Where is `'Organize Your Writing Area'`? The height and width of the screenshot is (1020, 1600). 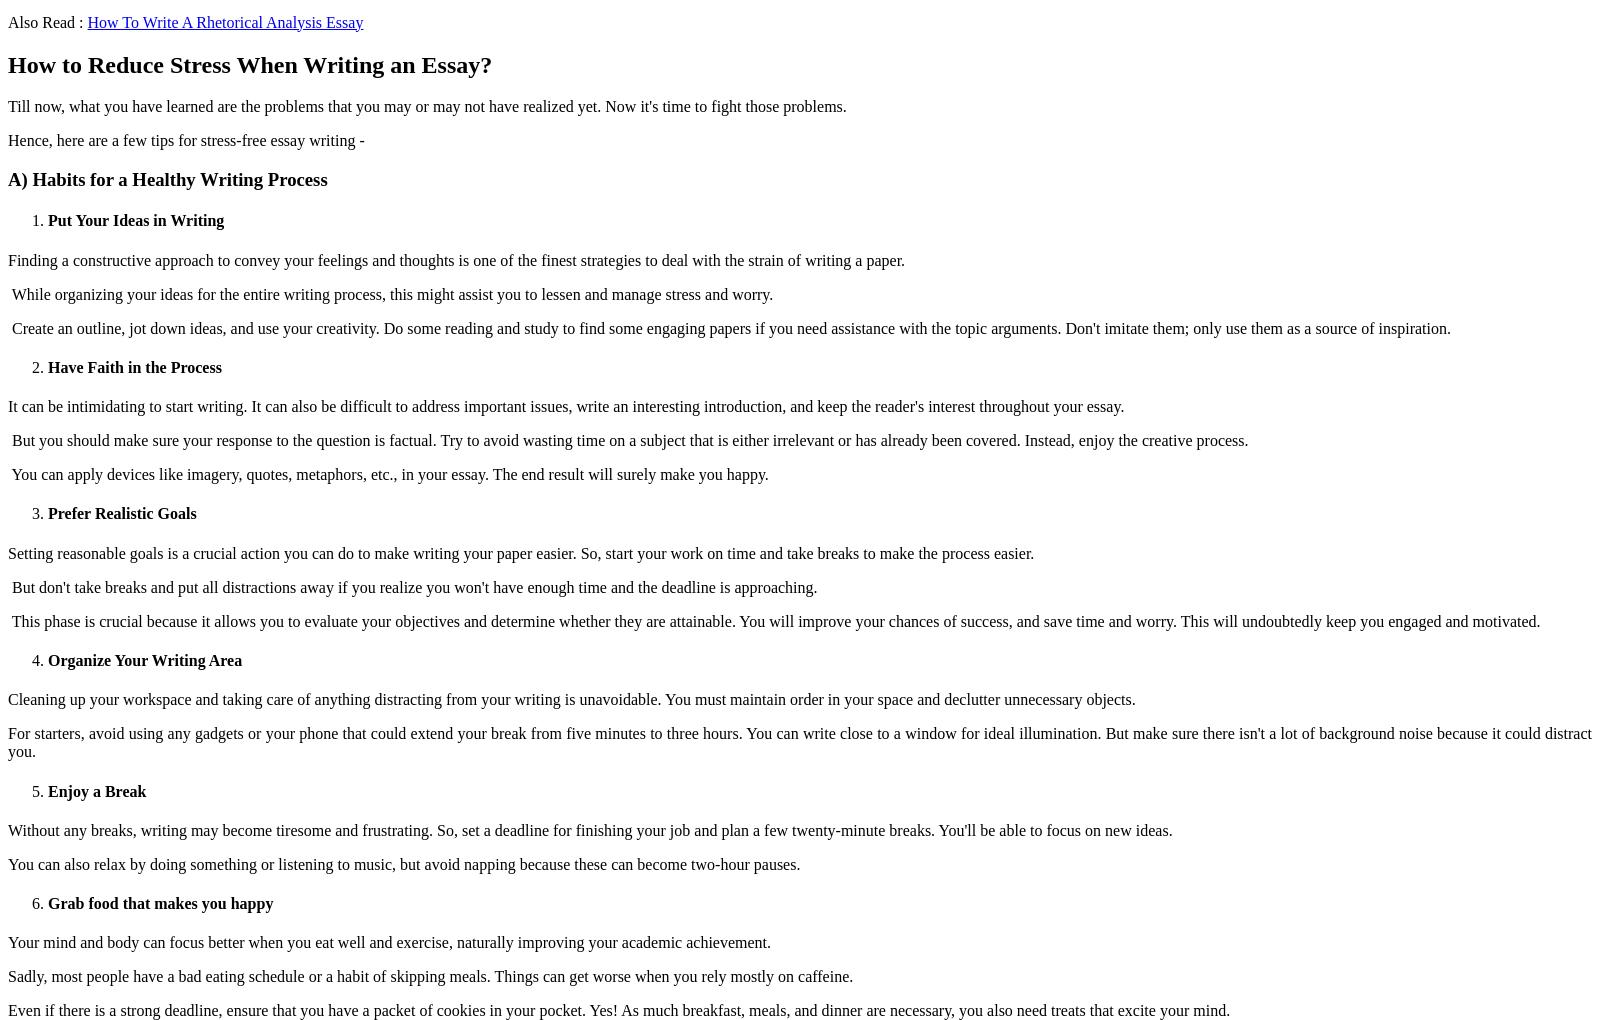
'Organize Your Writing Area' is located at coordinates (143, 660).